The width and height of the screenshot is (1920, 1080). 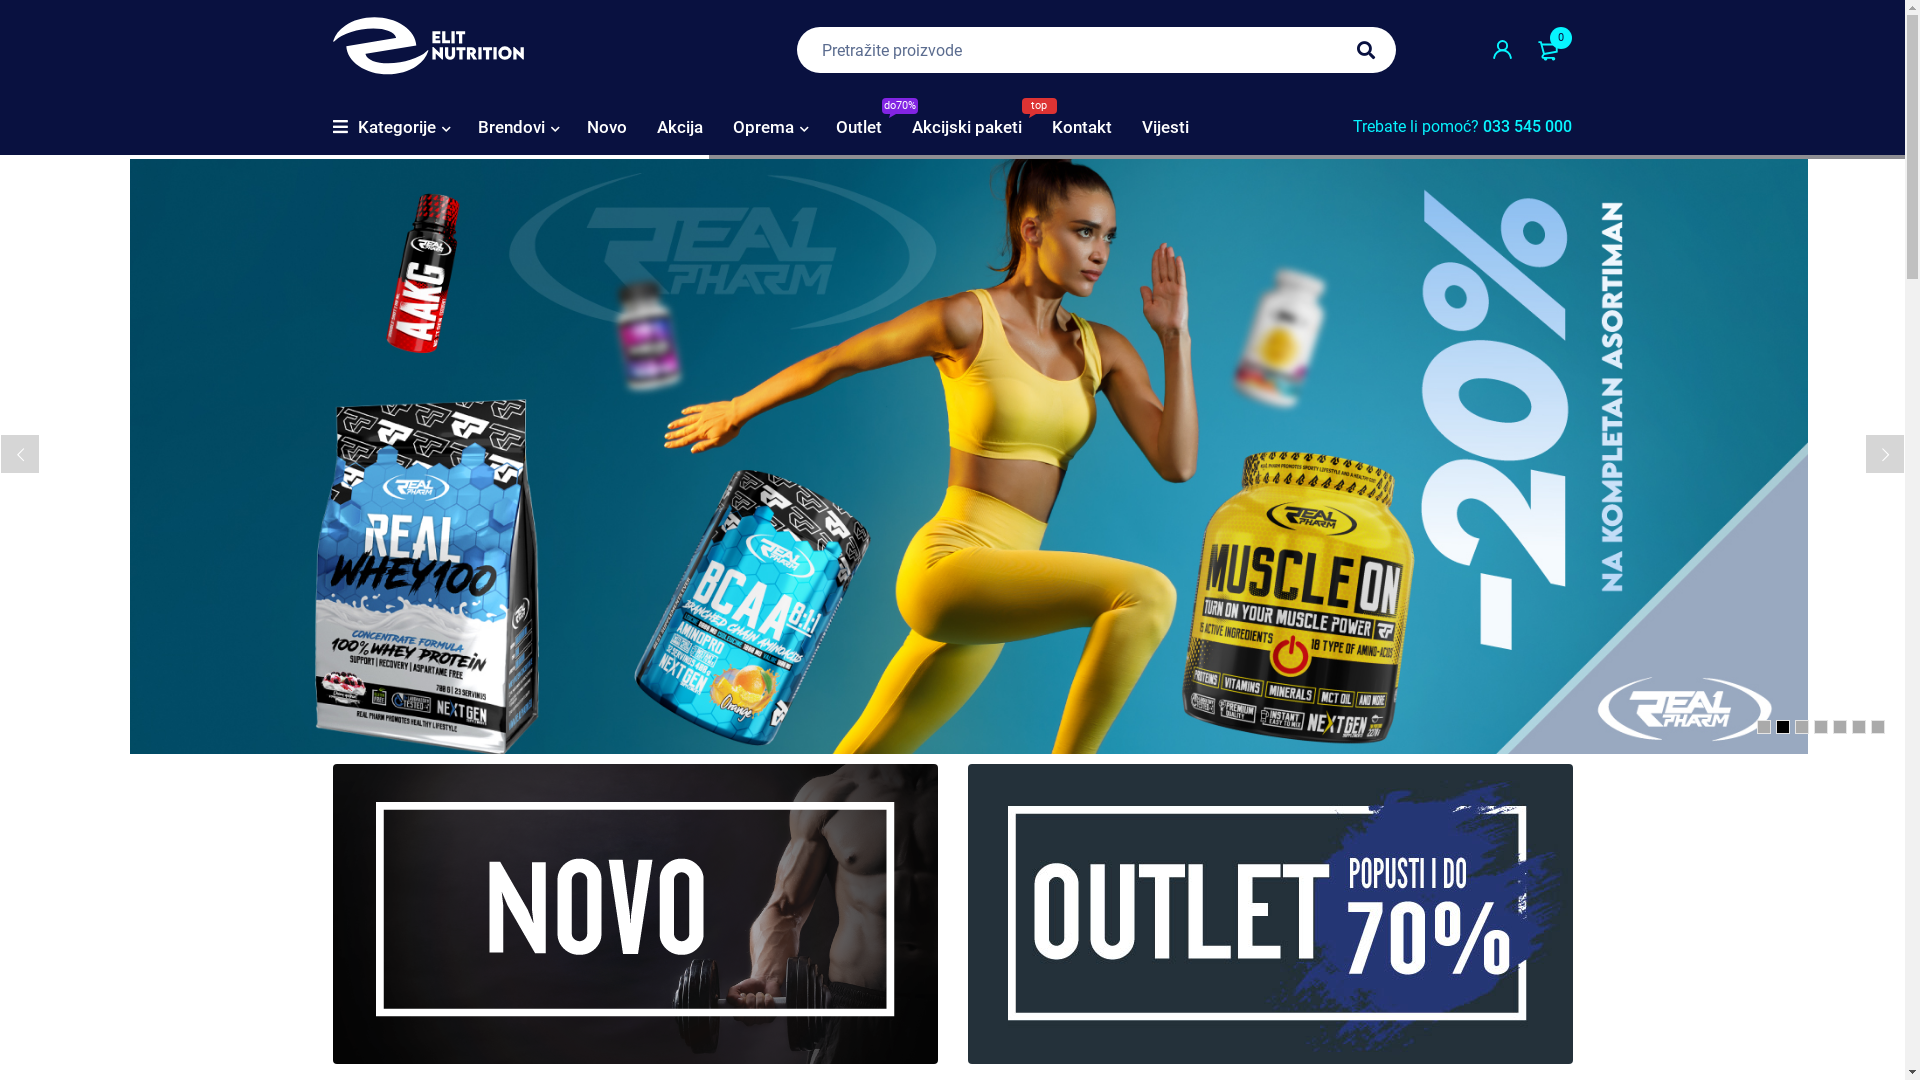 What do you see at coordinates (604, 127) in the screenshot?
I see `'Novo'` at bounding box center [604, 127].